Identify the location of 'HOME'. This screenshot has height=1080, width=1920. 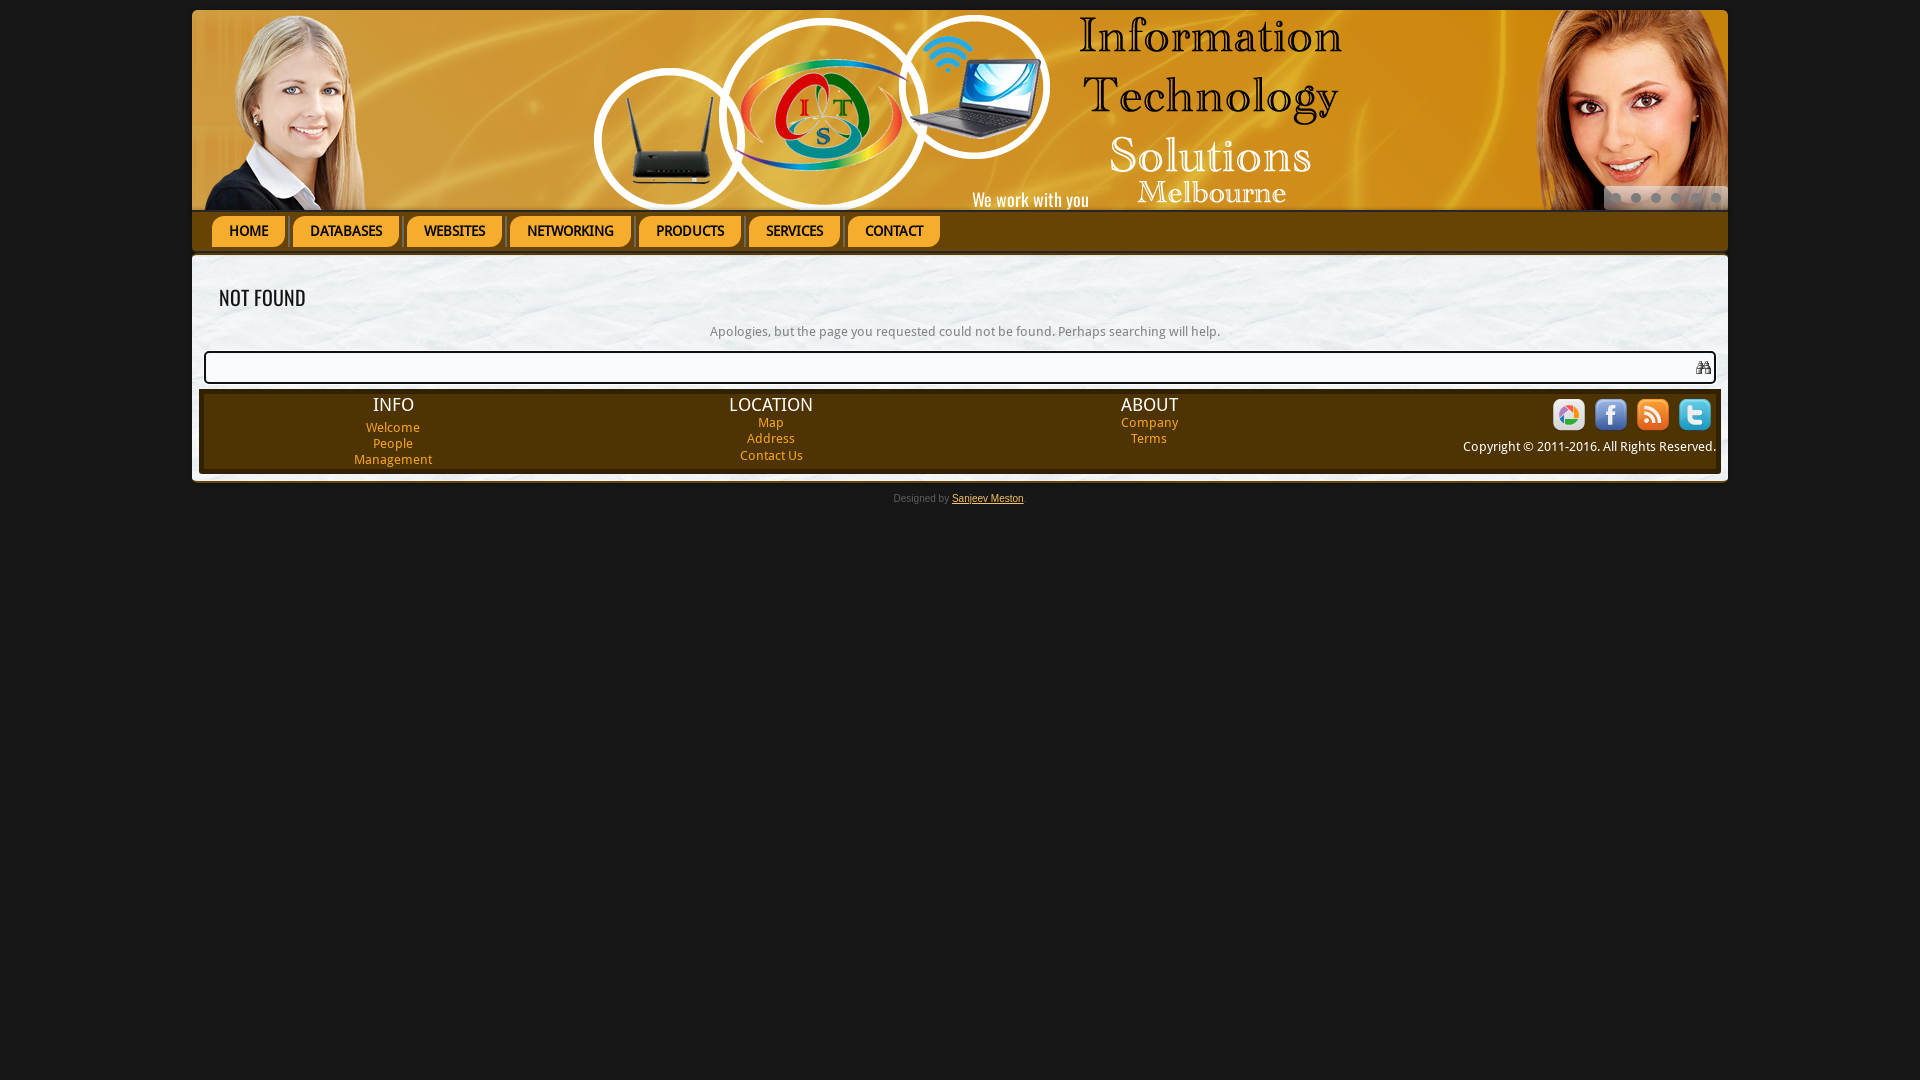
(247, 230).